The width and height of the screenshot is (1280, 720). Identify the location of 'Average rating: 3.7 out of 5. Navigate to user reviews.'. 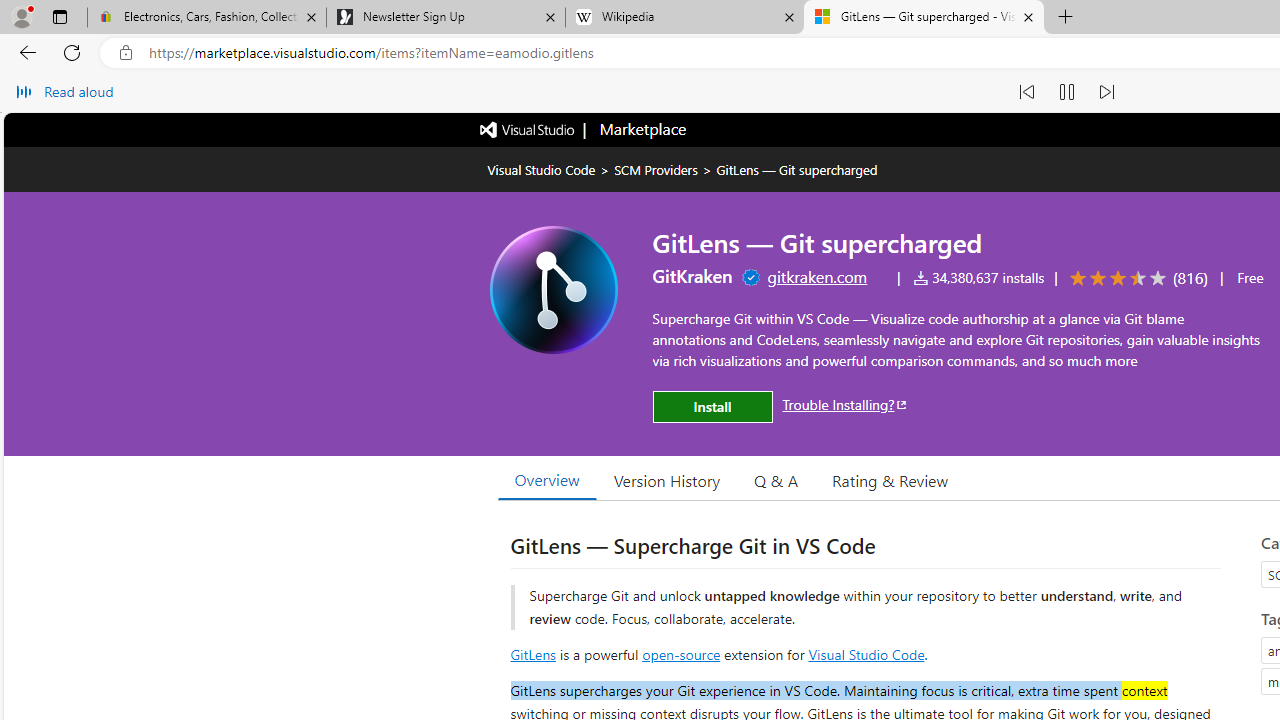
(1135, 278).